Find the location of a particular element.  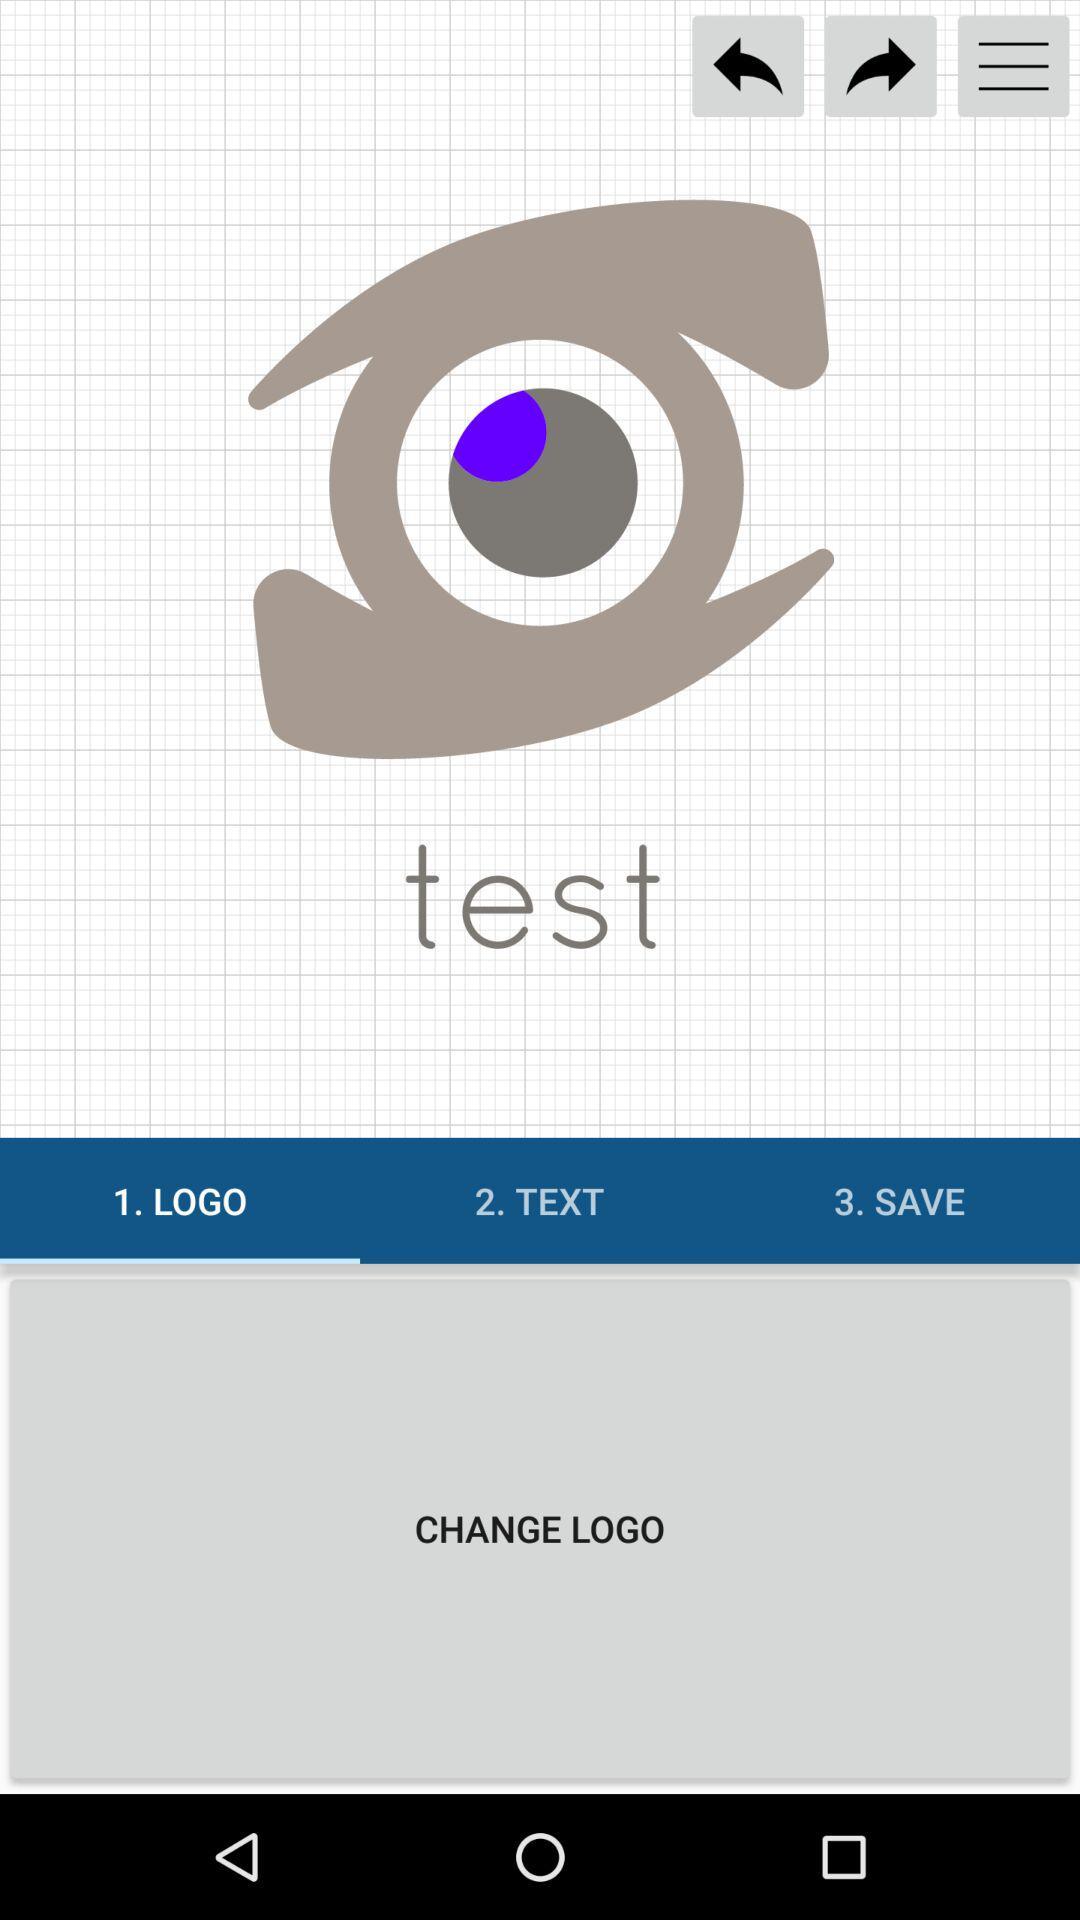

forward is located at coordinates (879, 66).